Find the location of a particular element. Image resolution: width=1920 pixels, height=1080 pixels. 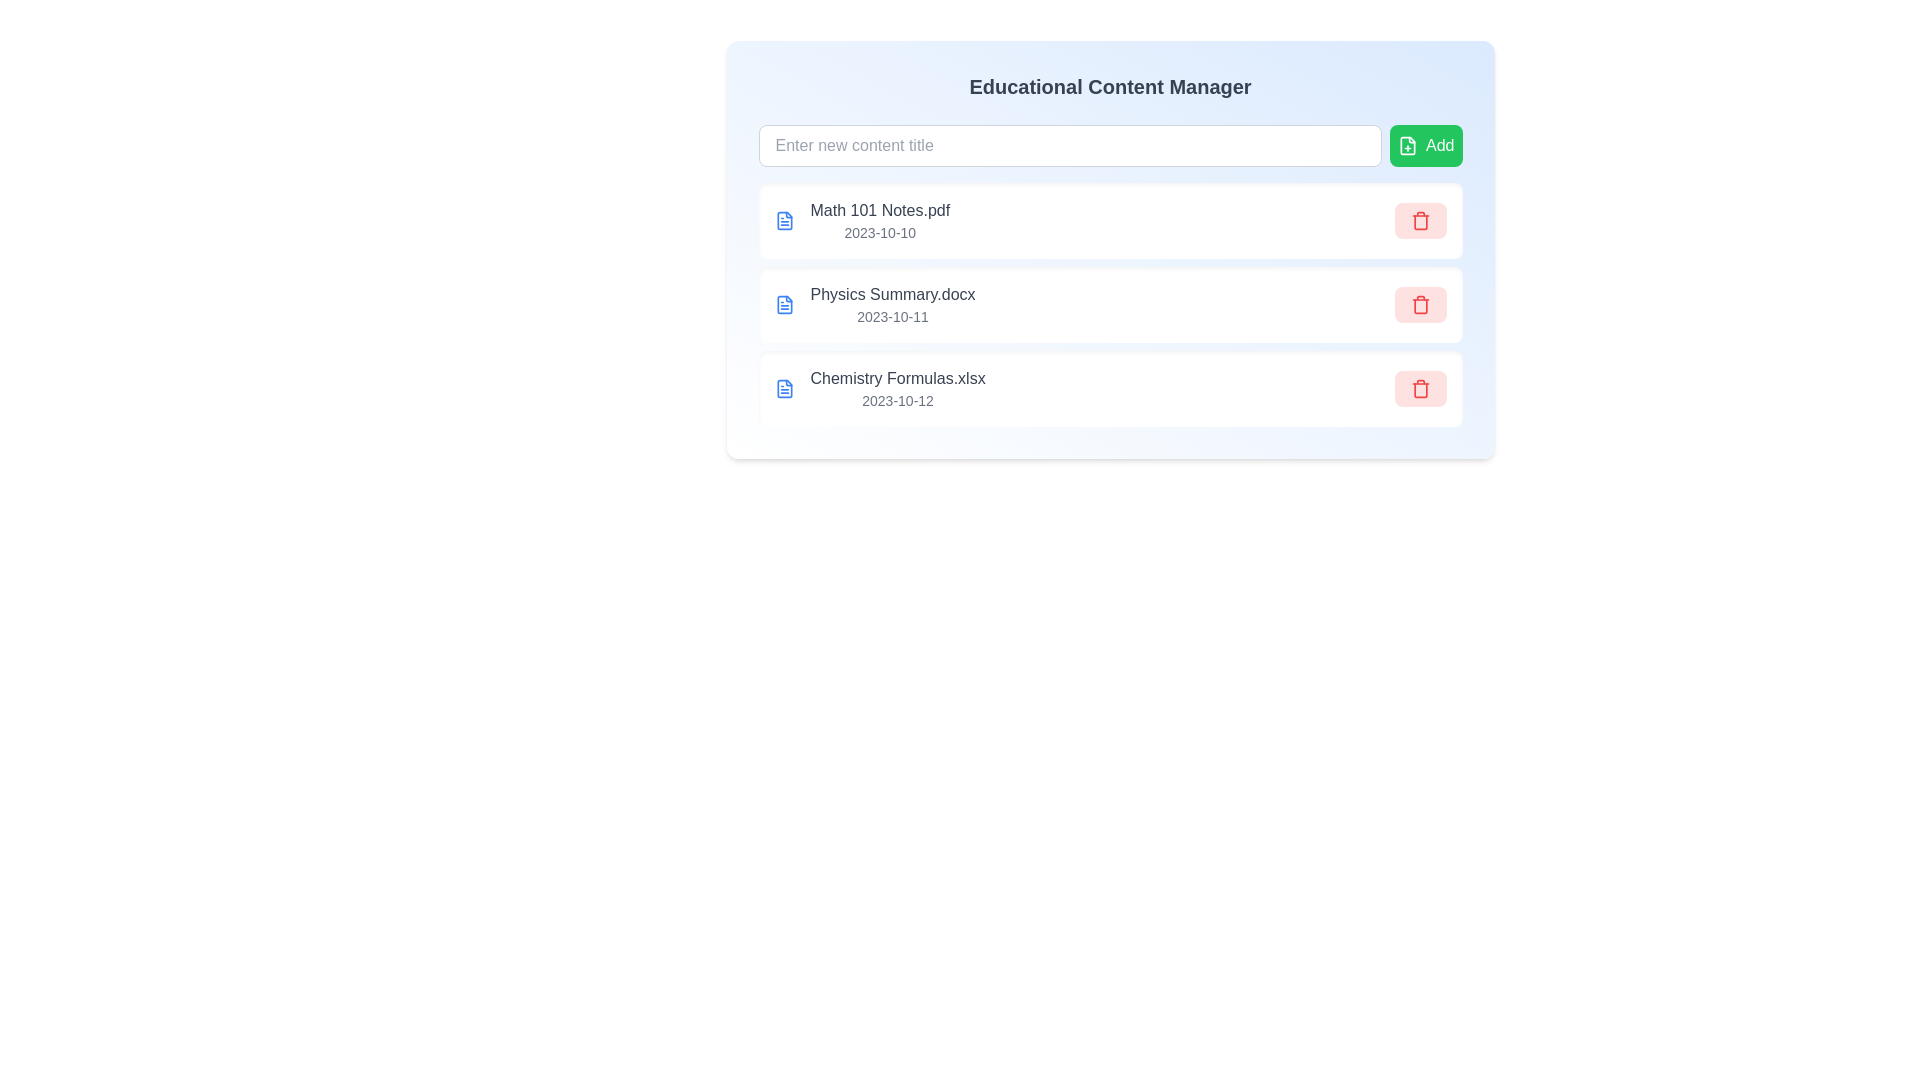

the delete button located in the second row of the list, which is aligned to the right side and associated with the item 'Physics Summary.docx' is located at coordinates (1419, 304).